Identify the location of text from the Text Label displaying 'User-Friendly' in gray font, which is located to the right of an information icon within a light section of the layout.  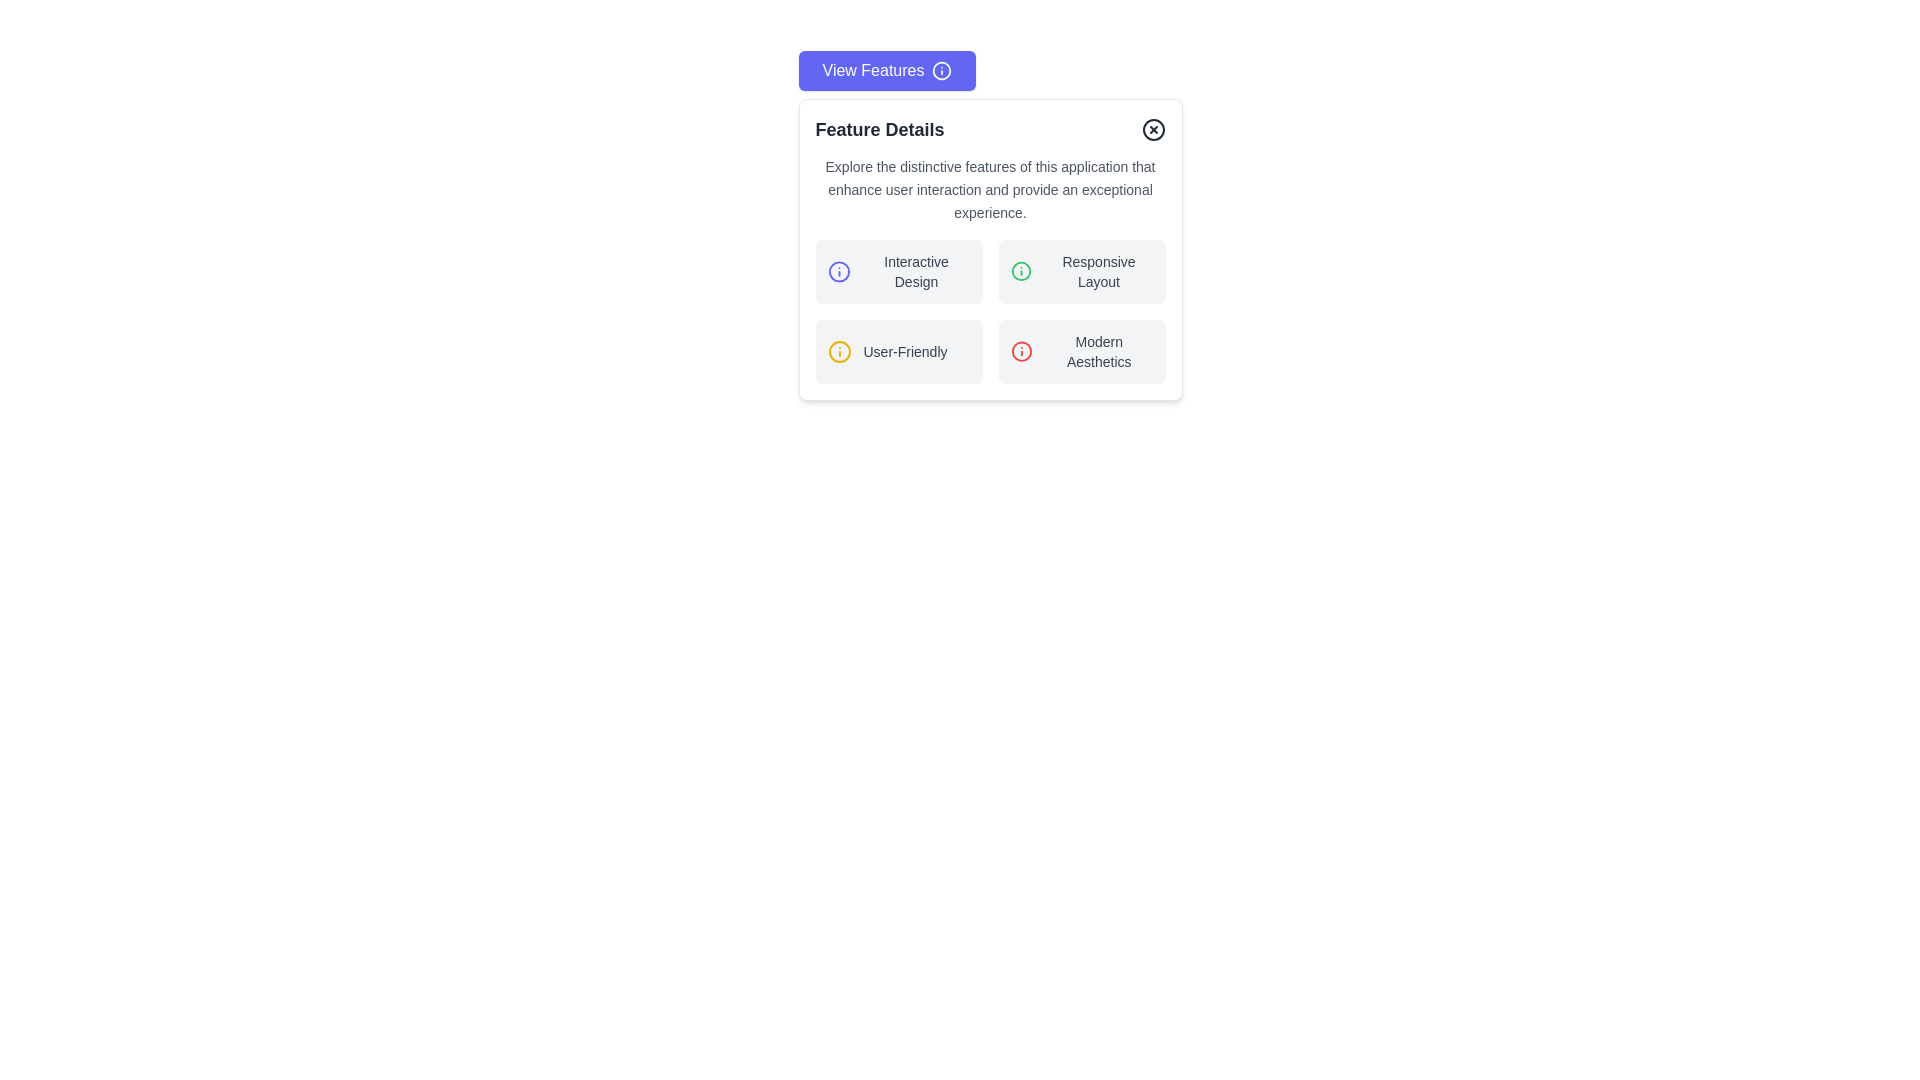
(904, 351).